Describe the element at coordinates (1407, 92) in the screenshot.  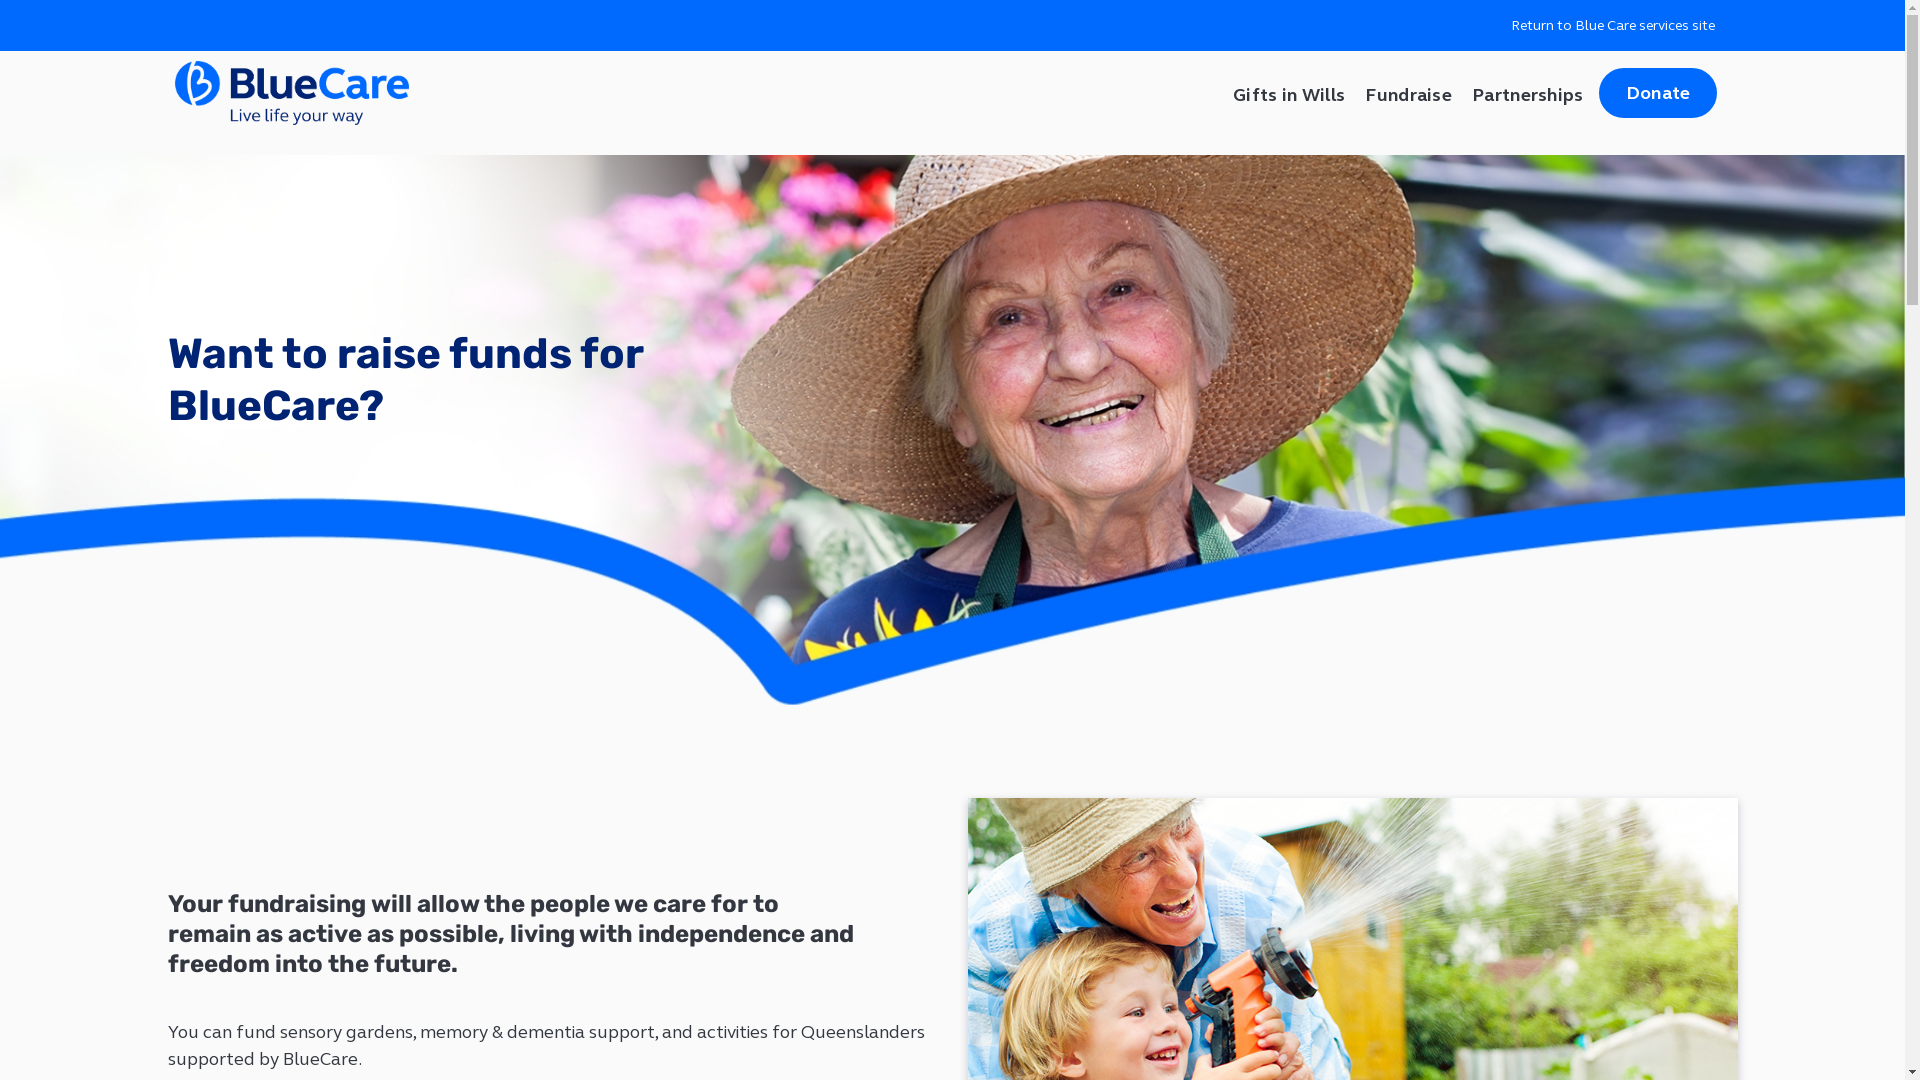
I see `'Fundraise'` at that location.